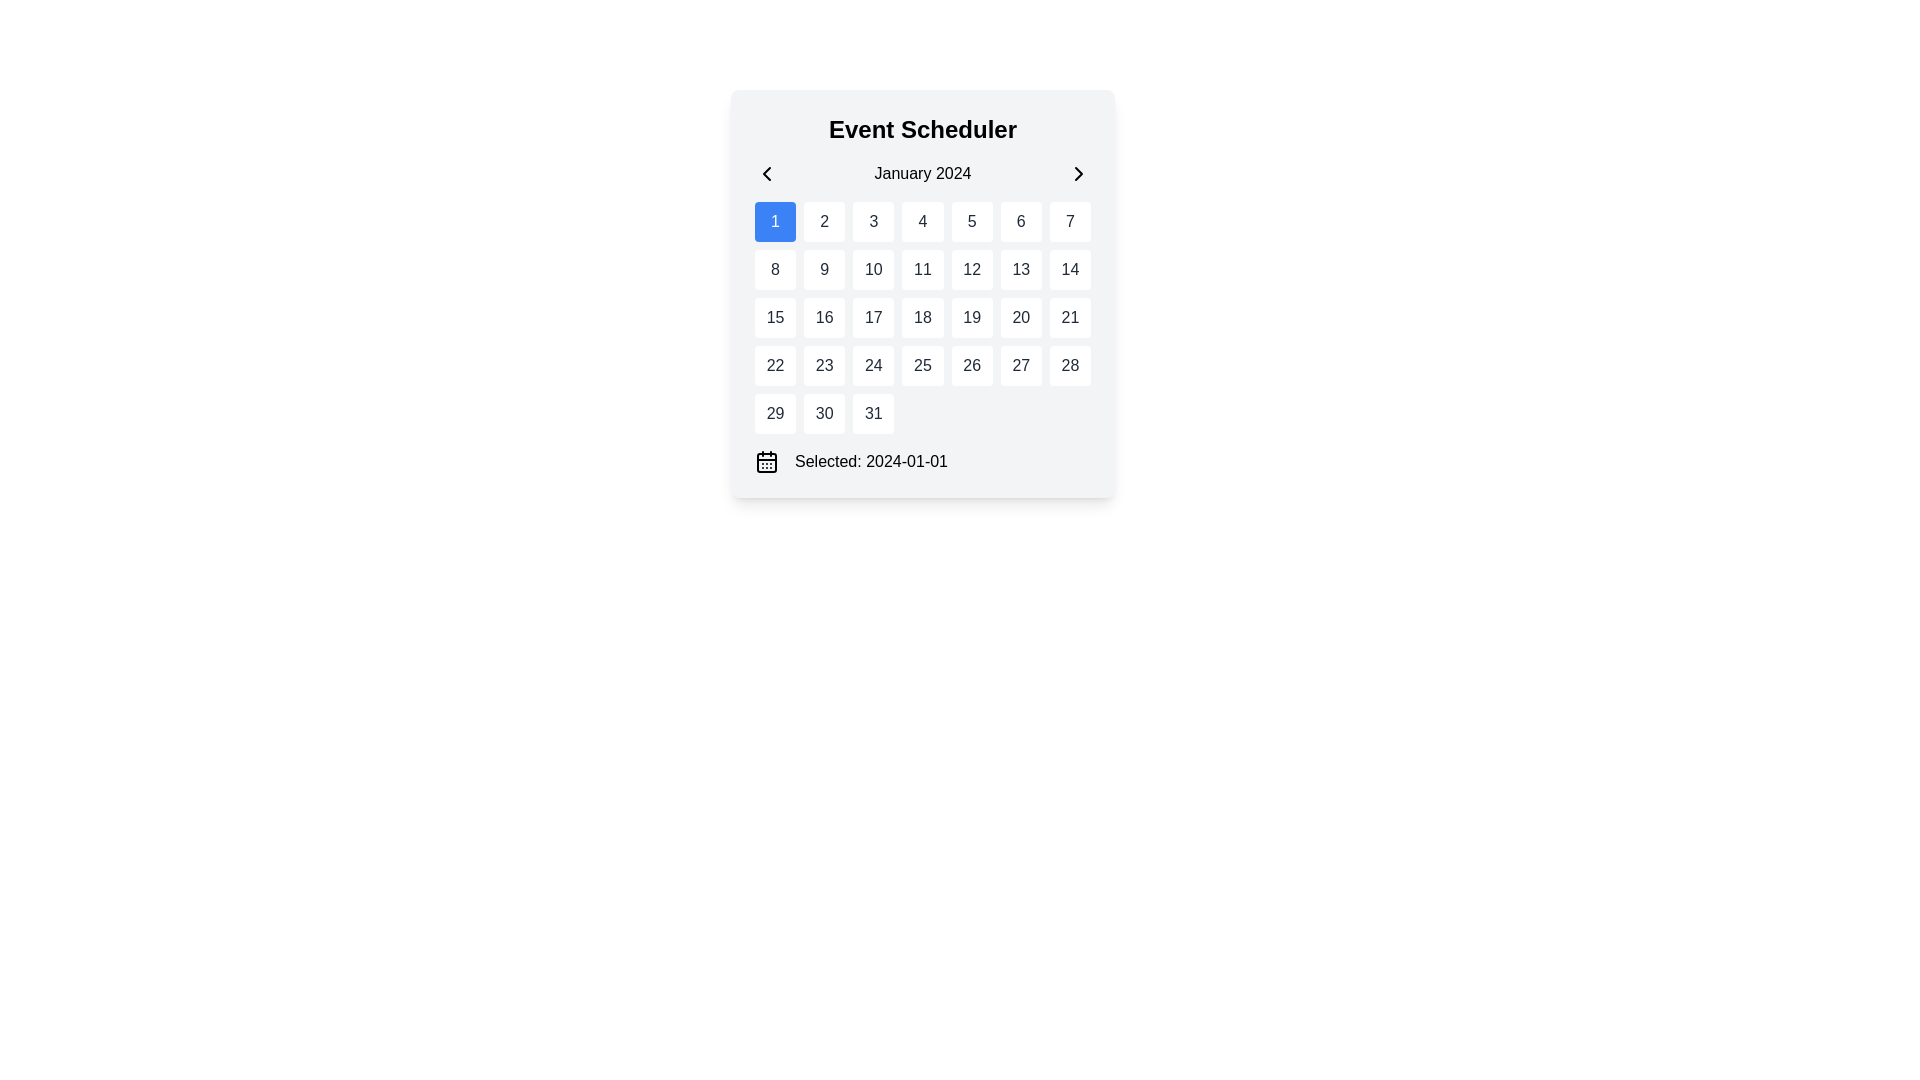 Image resolution: width=1920 pixels, height=1080 pixels. What do you see at coordinates (1069, 270) in the screenshot?
I see `the button displaying the calendar day '14' located in the second row and seventh column of the calendar grid` at bounding box center [1069, 270].